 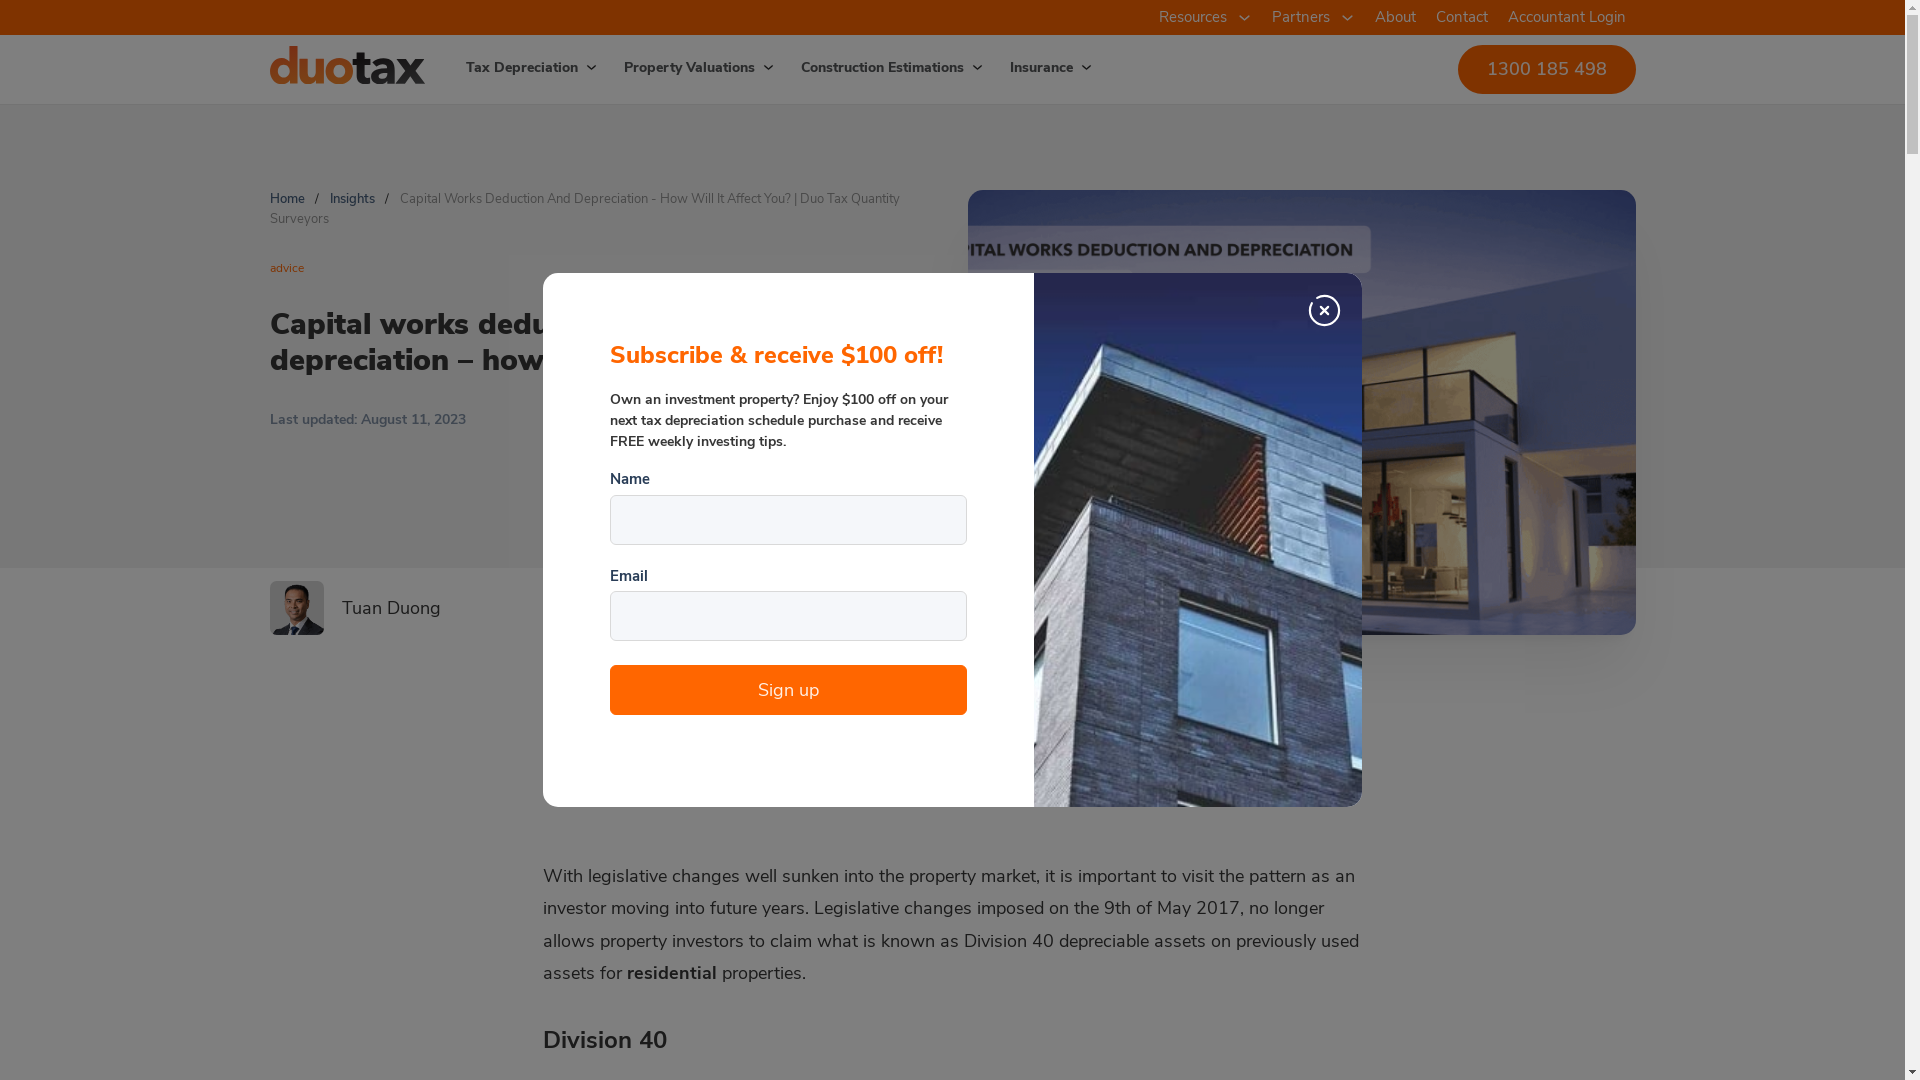 I want to click on 'Partners', so click(x=1300, y=17).